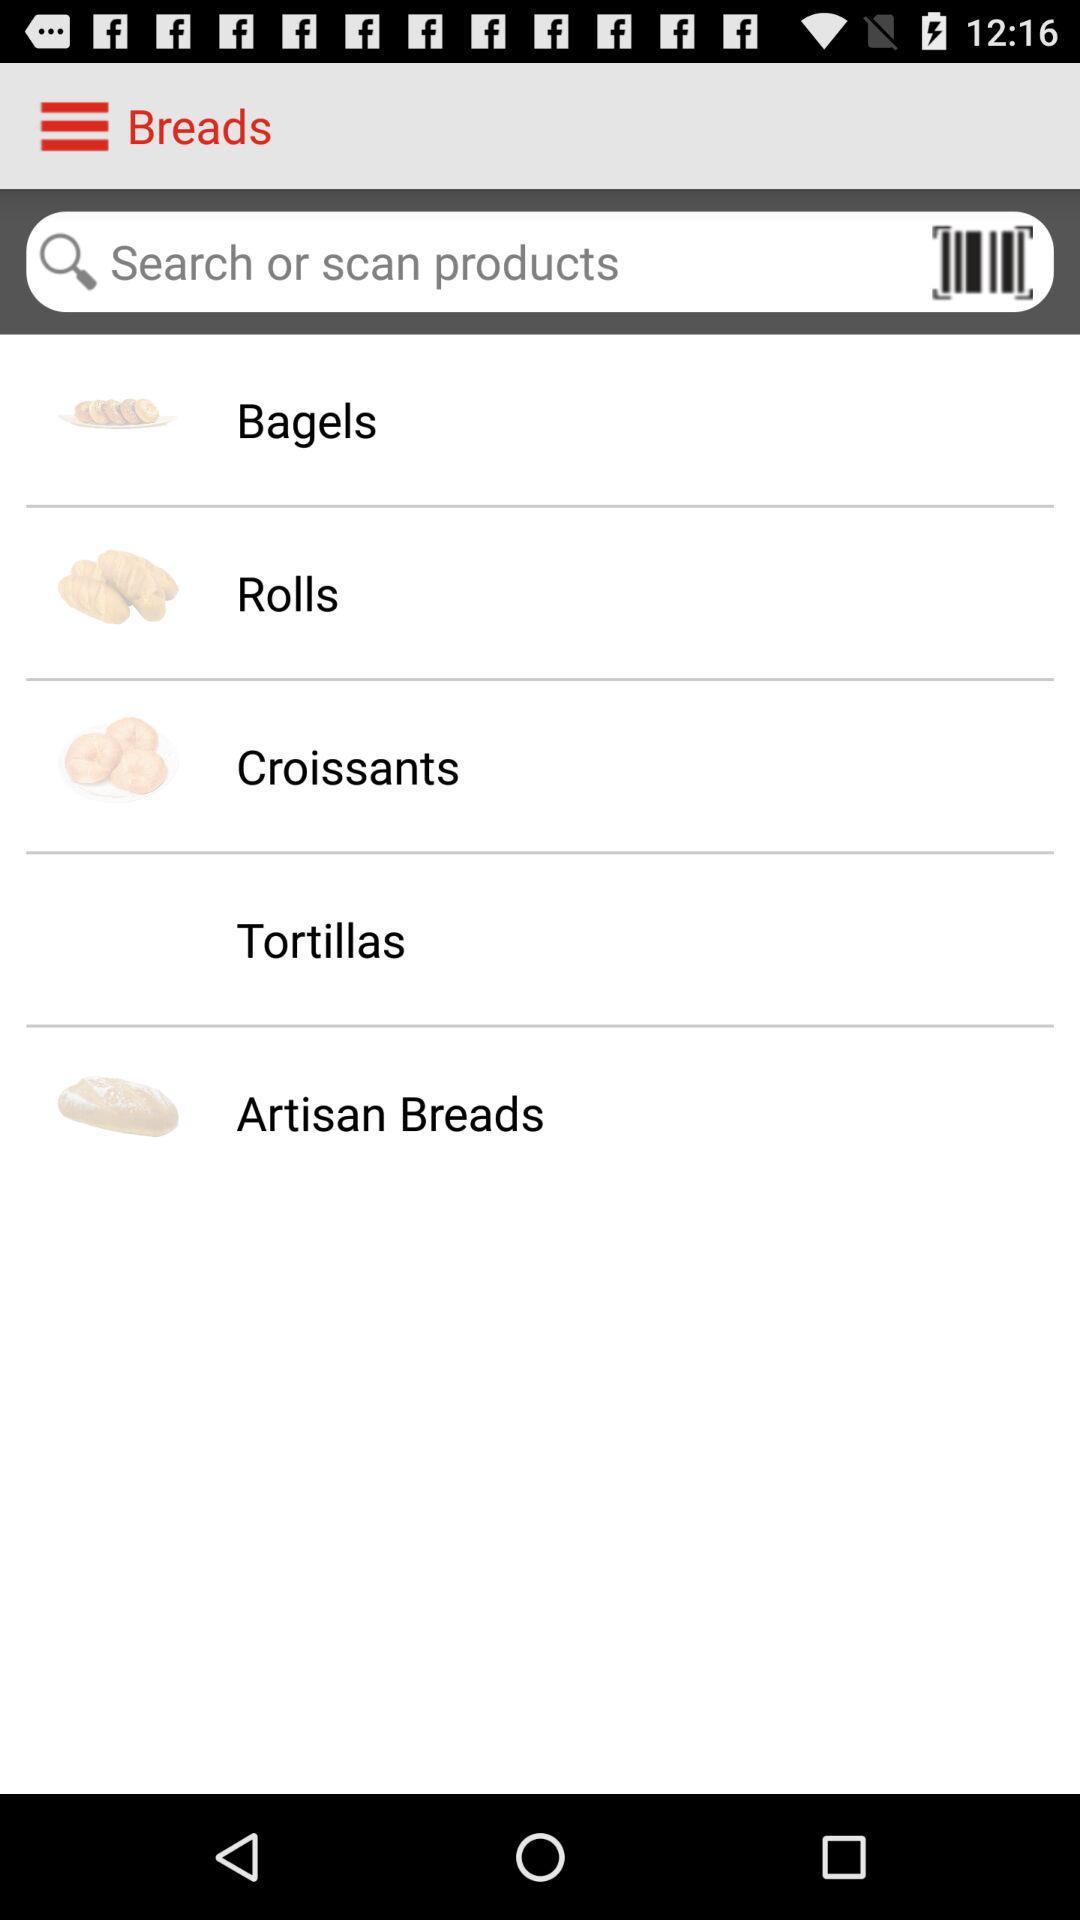  What do you see at coordinates (390, 1111) in the screenshot?
I see `the app at the center` at bounding box center [390, 1111].